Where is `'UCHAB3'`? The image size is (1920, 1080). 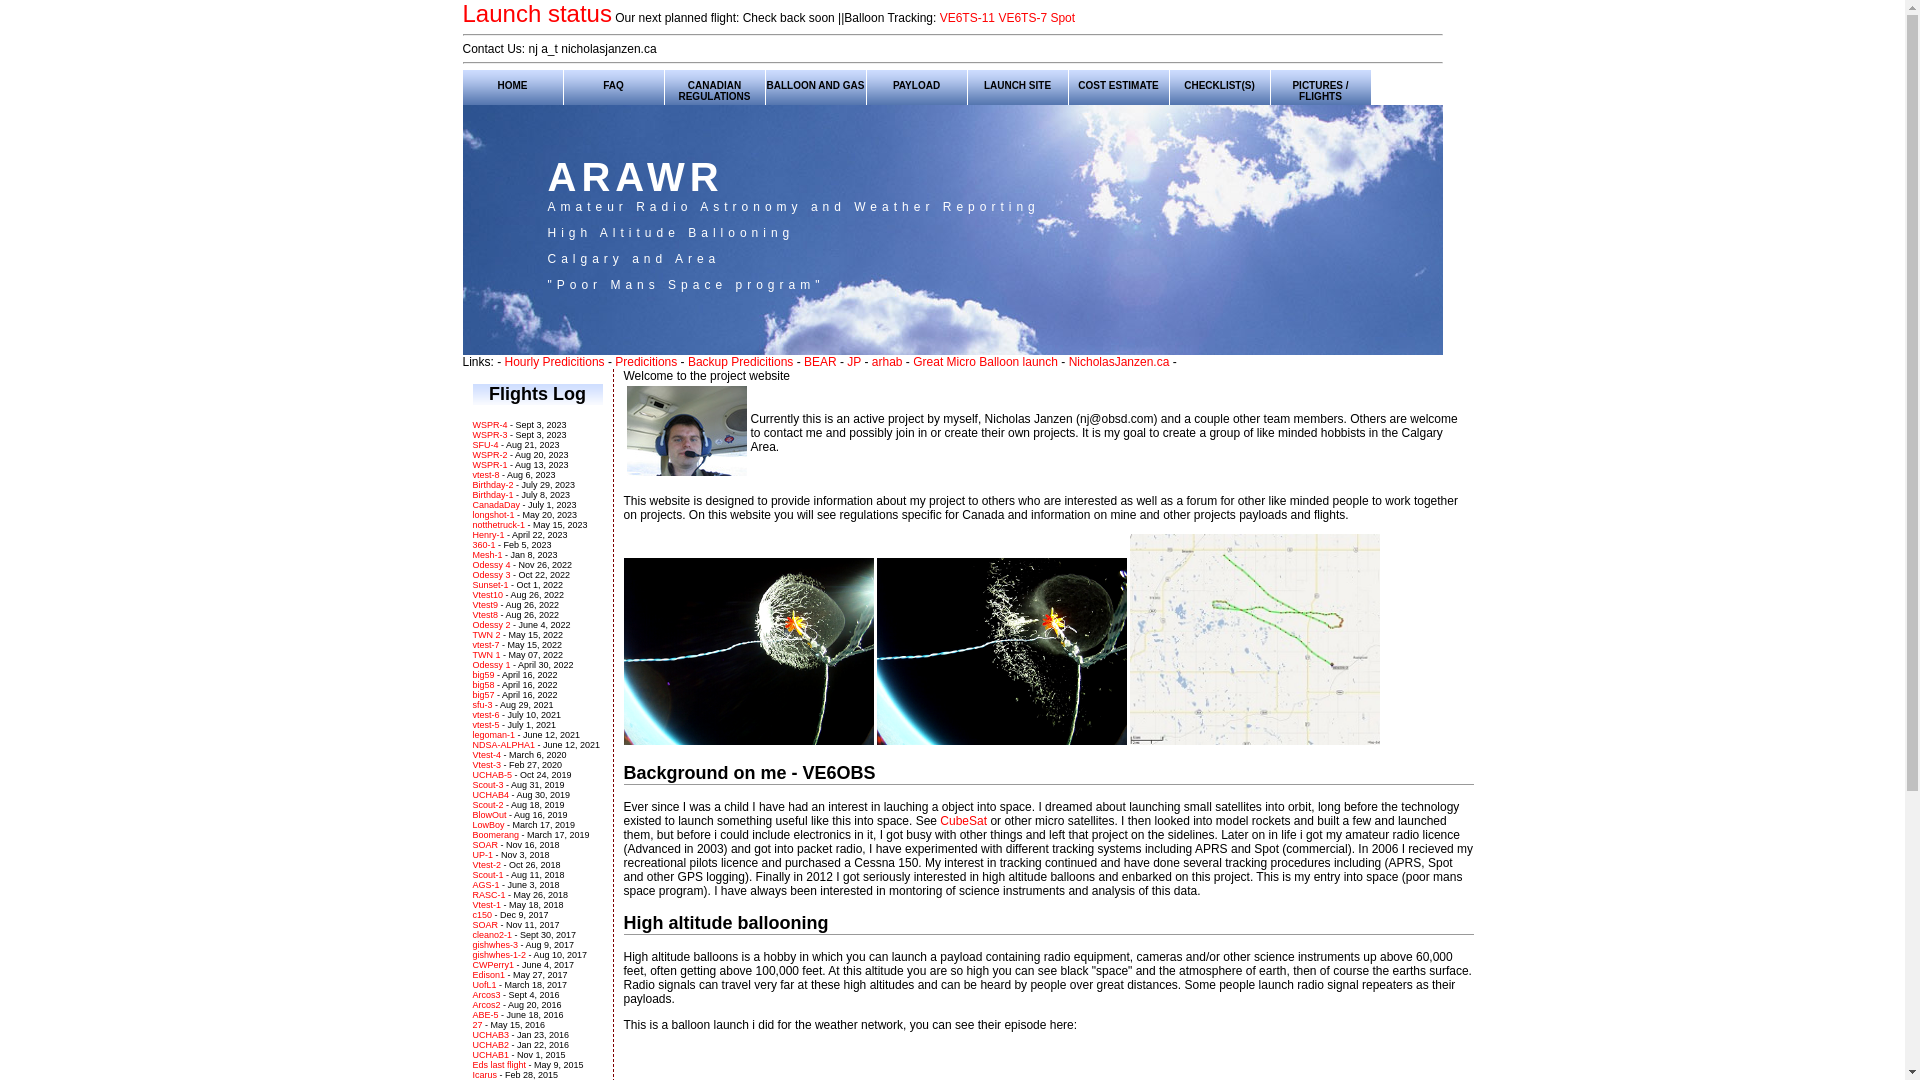
'UCHAB3' is located at coordinates (491, 1034).